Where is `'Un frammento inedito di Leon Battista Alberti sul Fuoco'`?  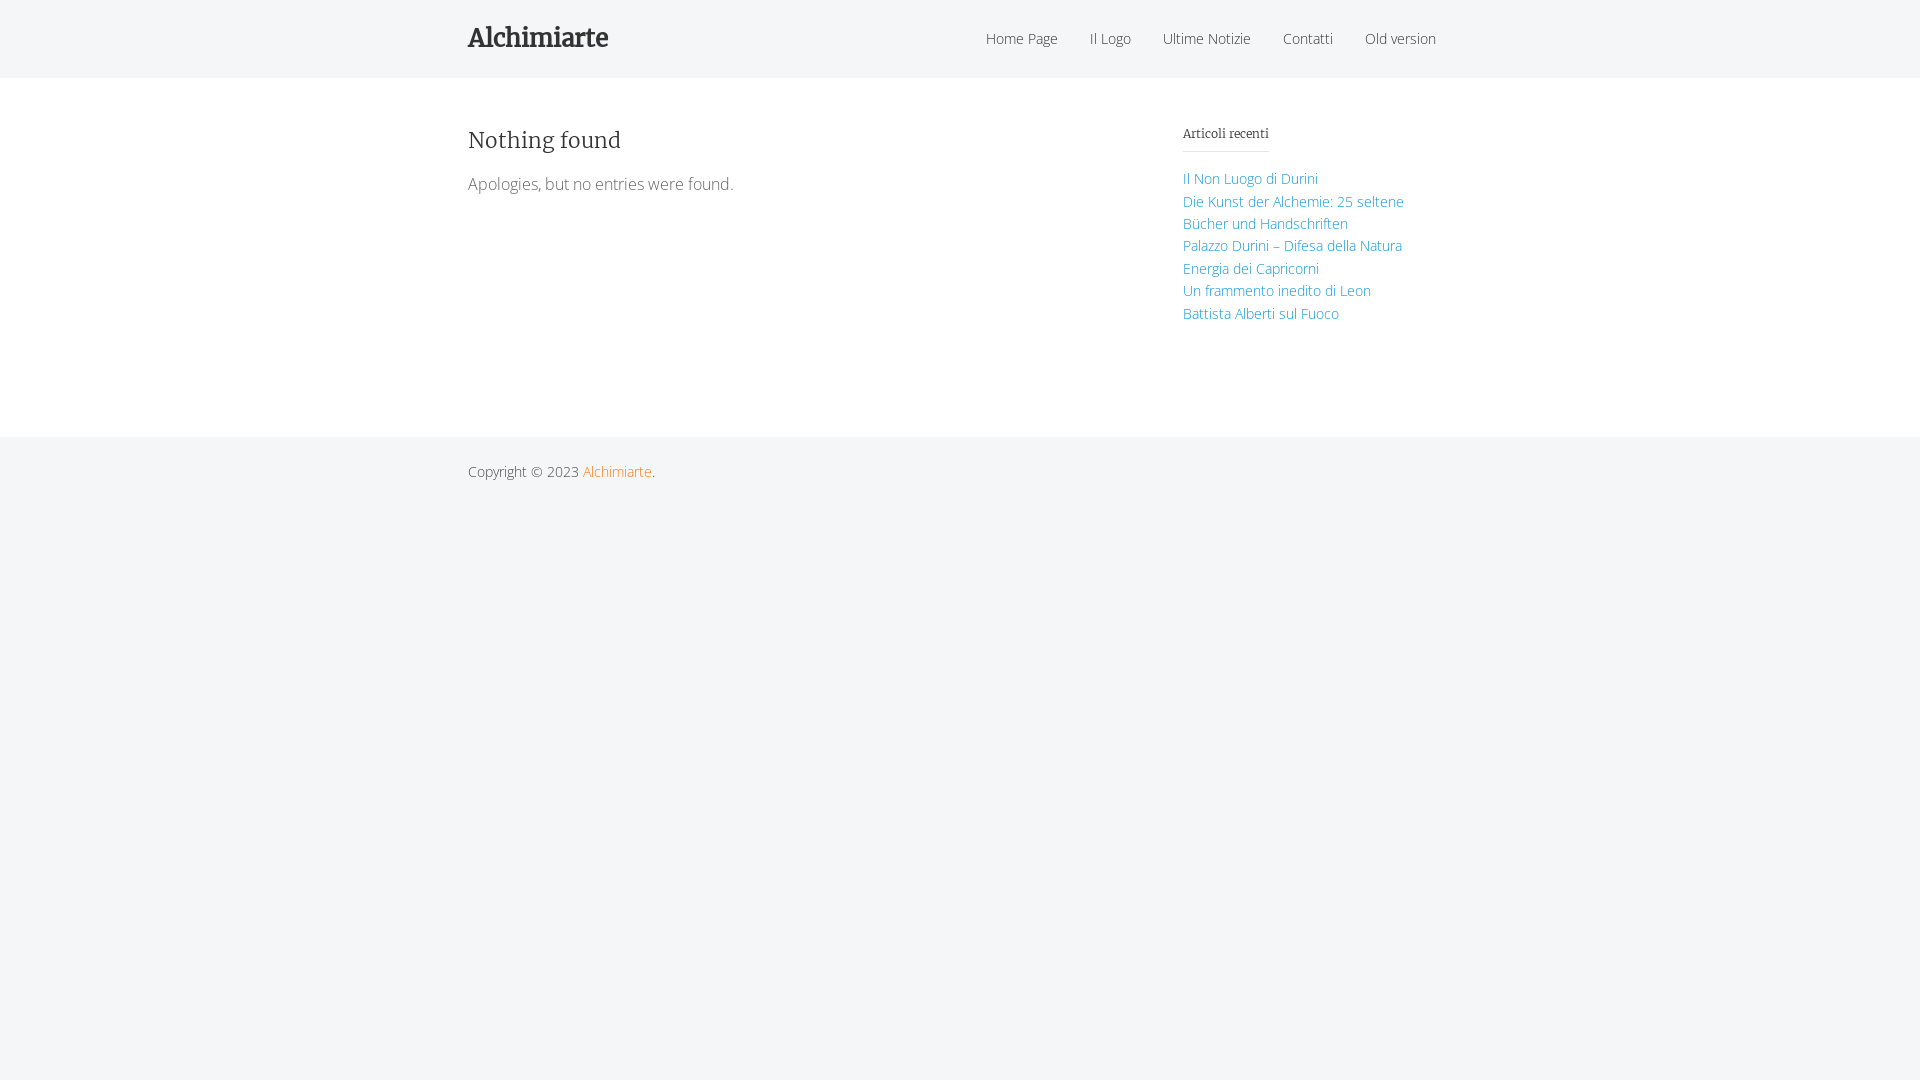 'Un frammento inedito di Leon Battista Alberti sul Fuoco' is located at coordinates (1275, 301).